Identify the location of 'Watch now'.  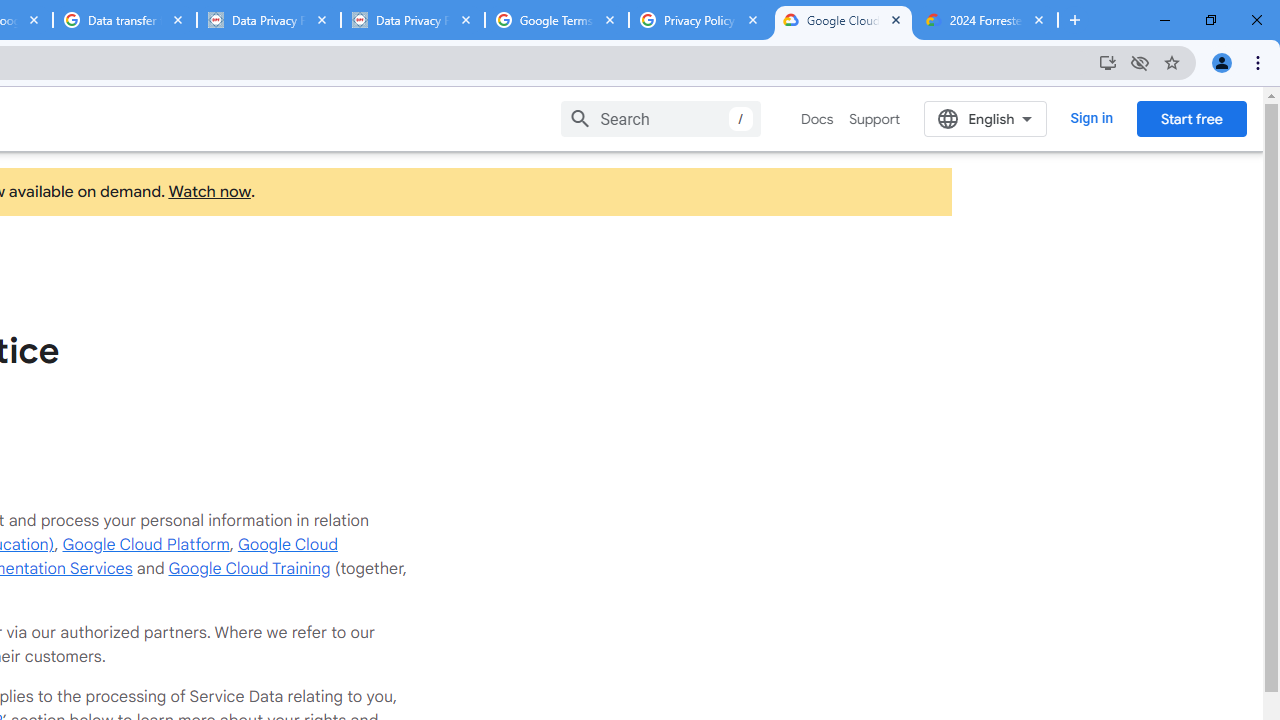
(209, 192).